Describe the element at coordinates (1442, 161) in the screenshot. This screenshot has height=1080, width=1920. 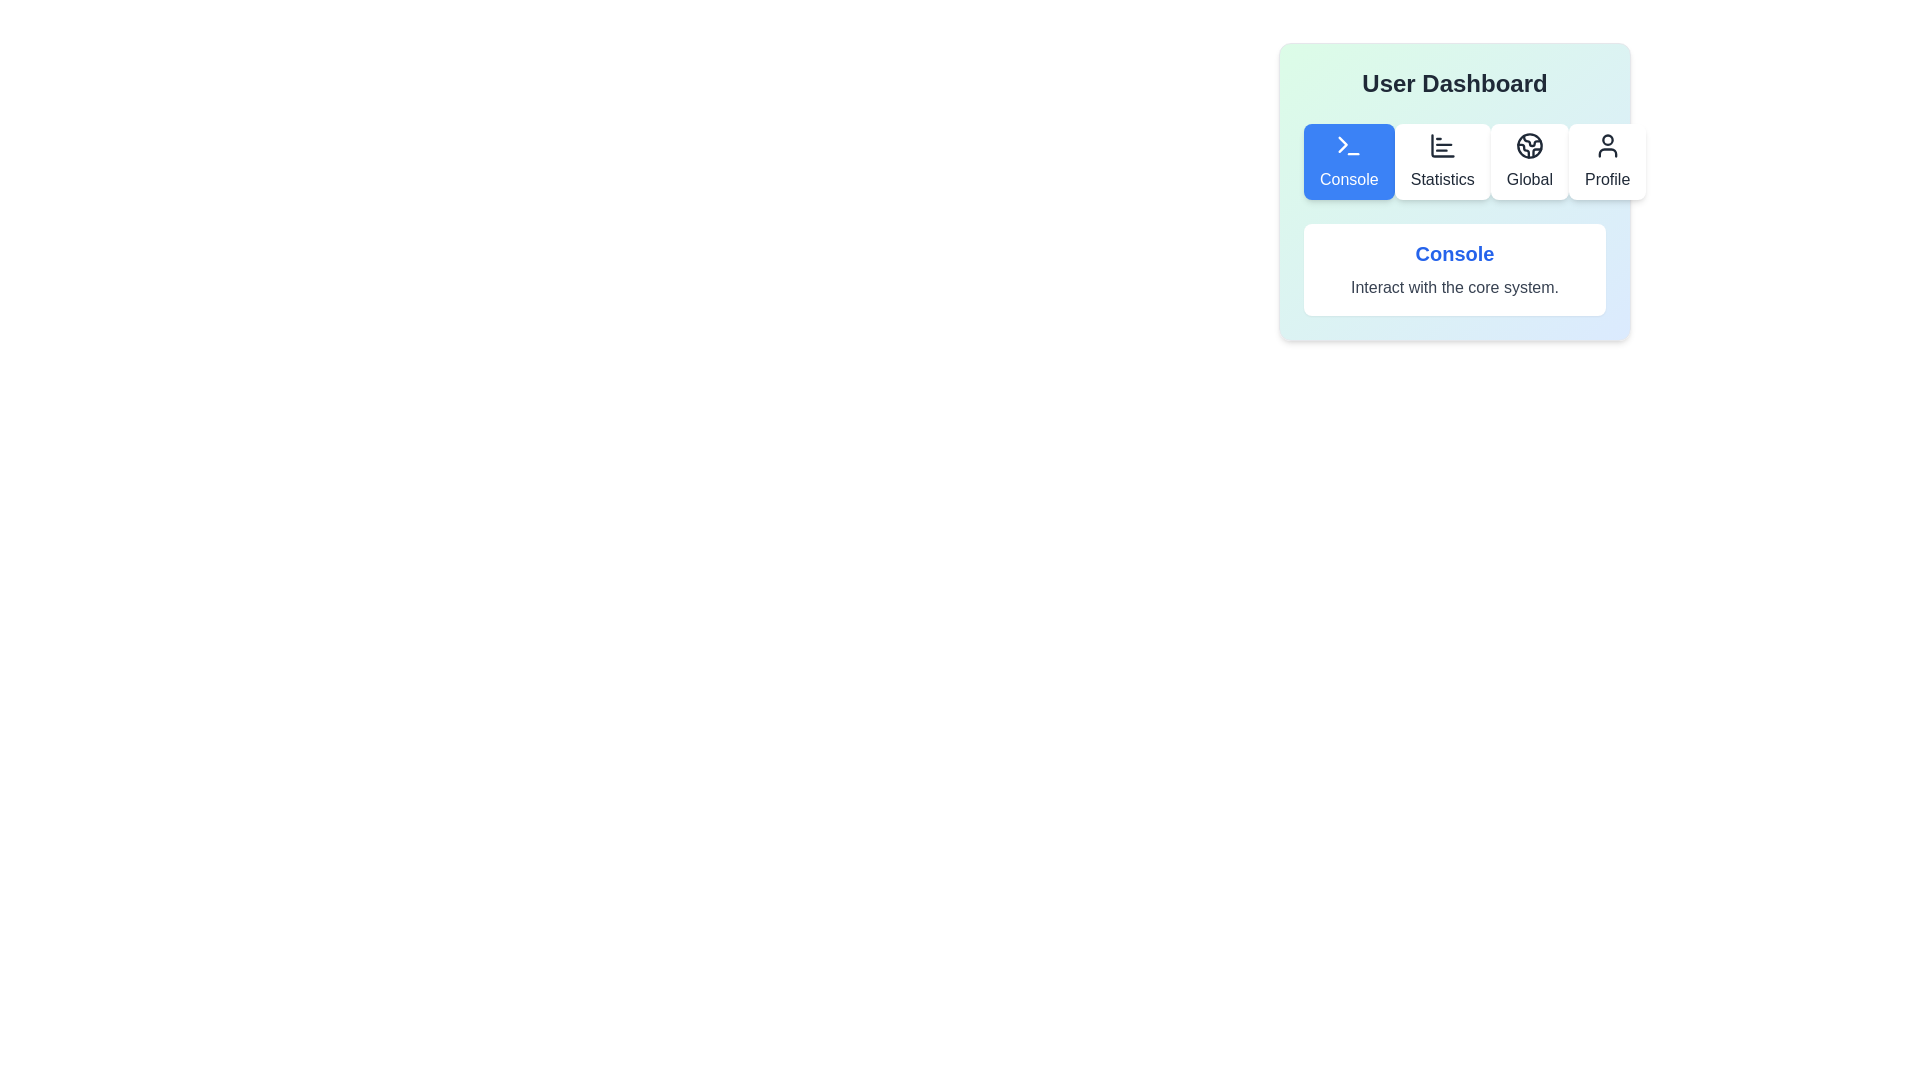
I see `the tab corresponding to Statistics` at that location.